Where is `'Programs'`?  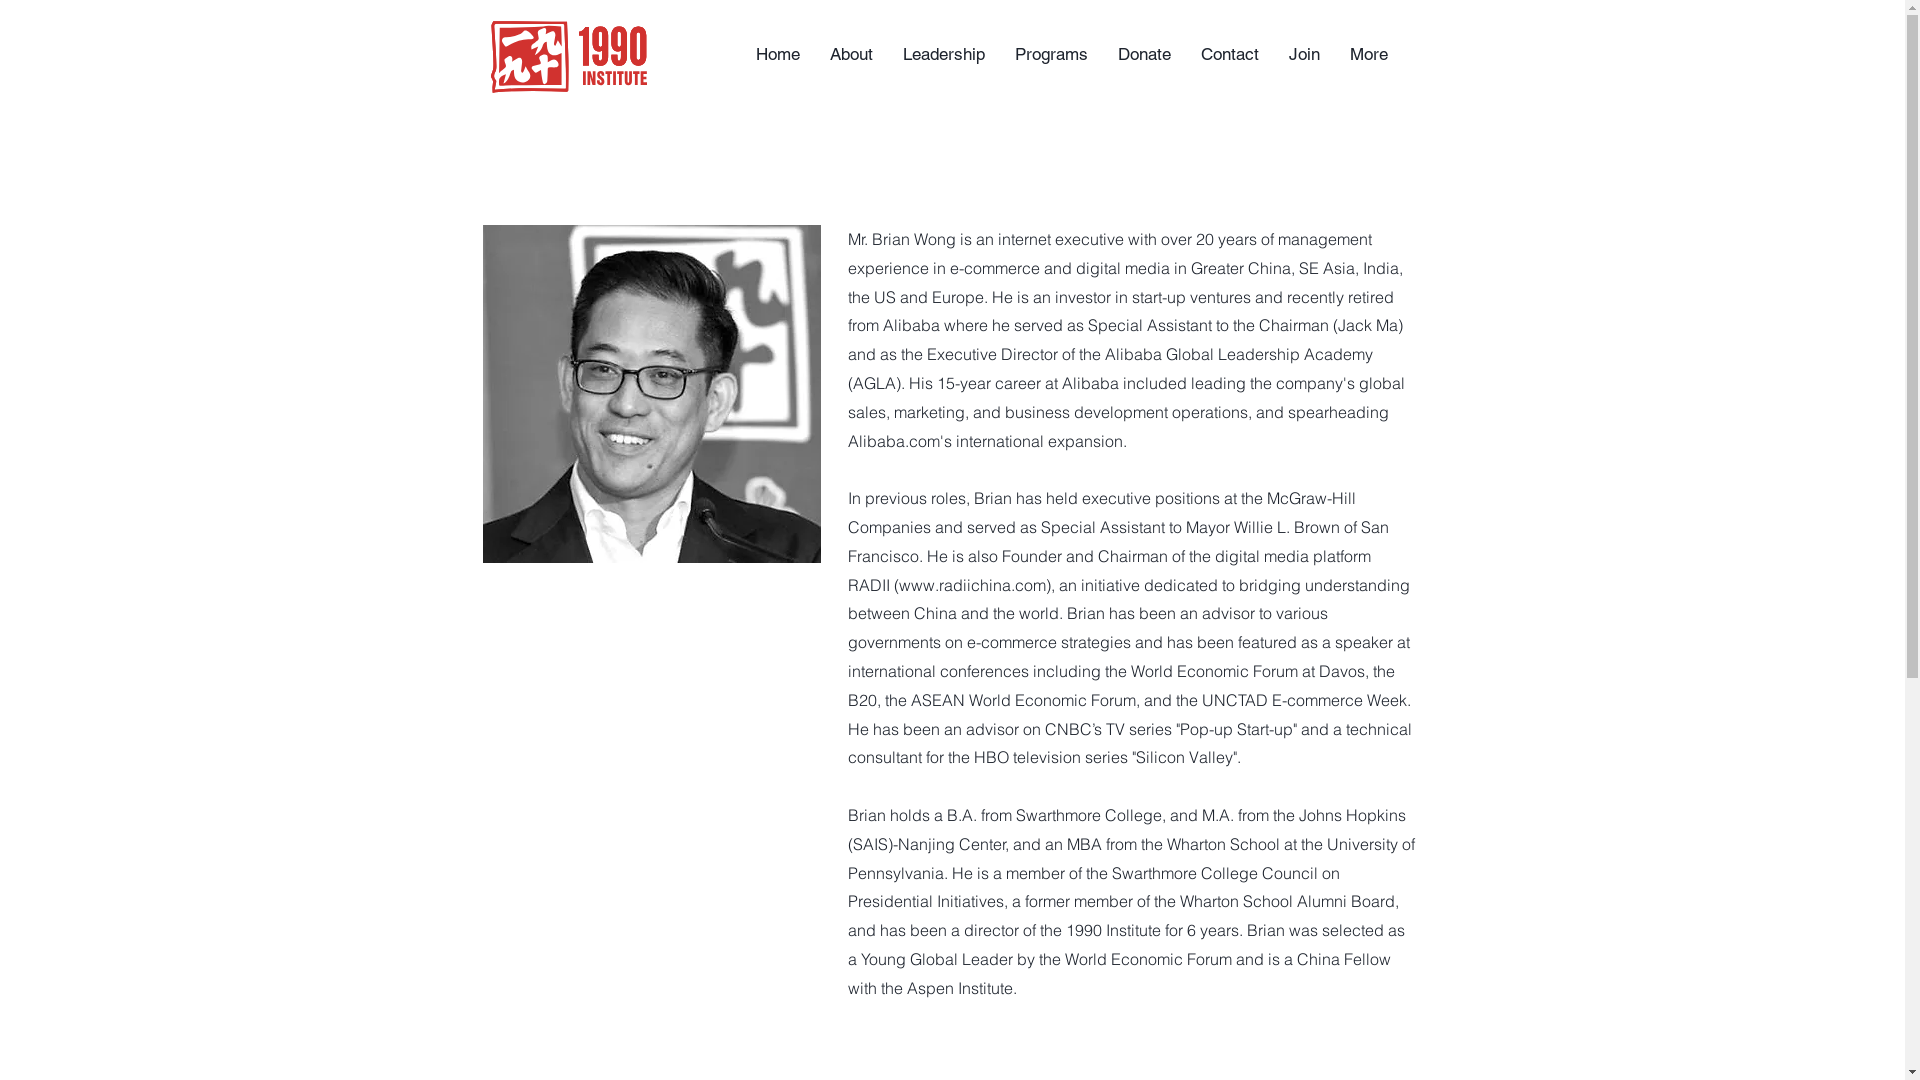 'Programs' is located at coordinates (1050, 53).